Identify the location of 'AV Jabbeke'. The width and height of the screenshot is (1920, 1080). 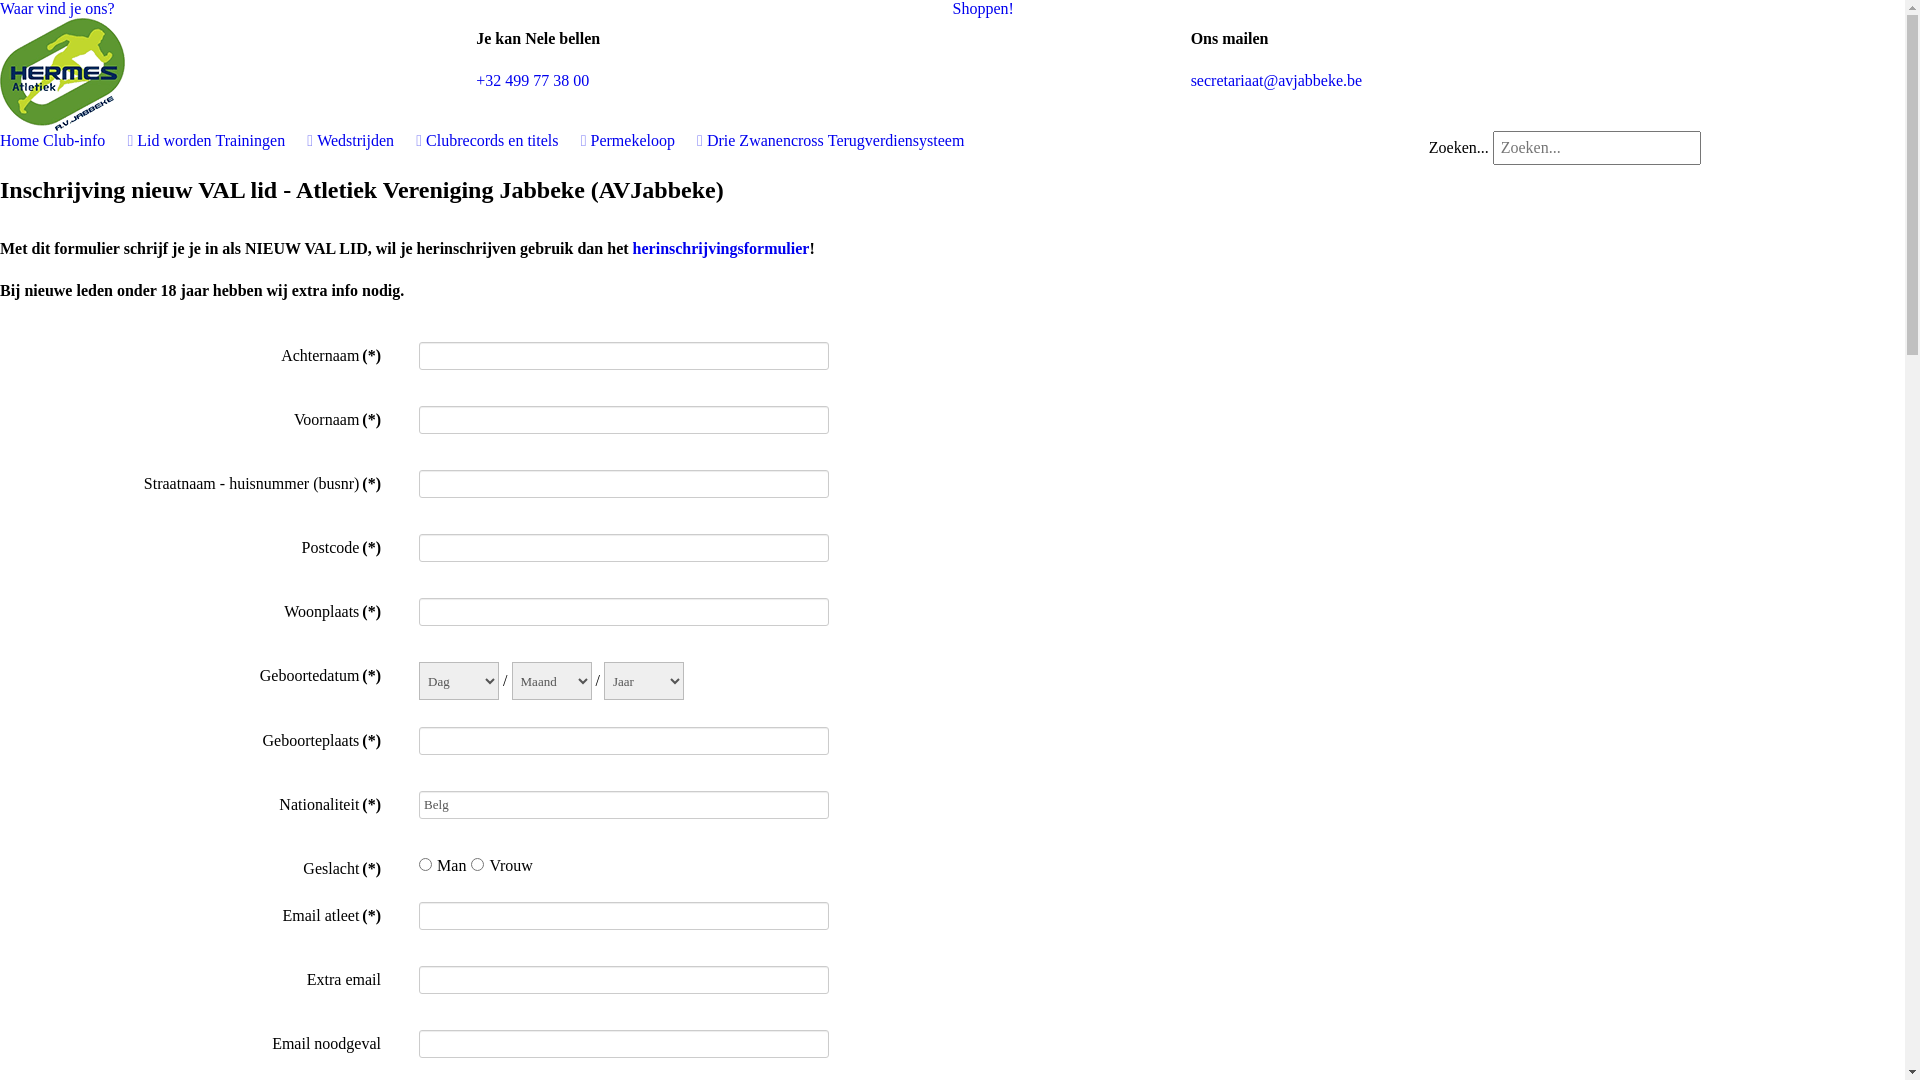
(62, 71).